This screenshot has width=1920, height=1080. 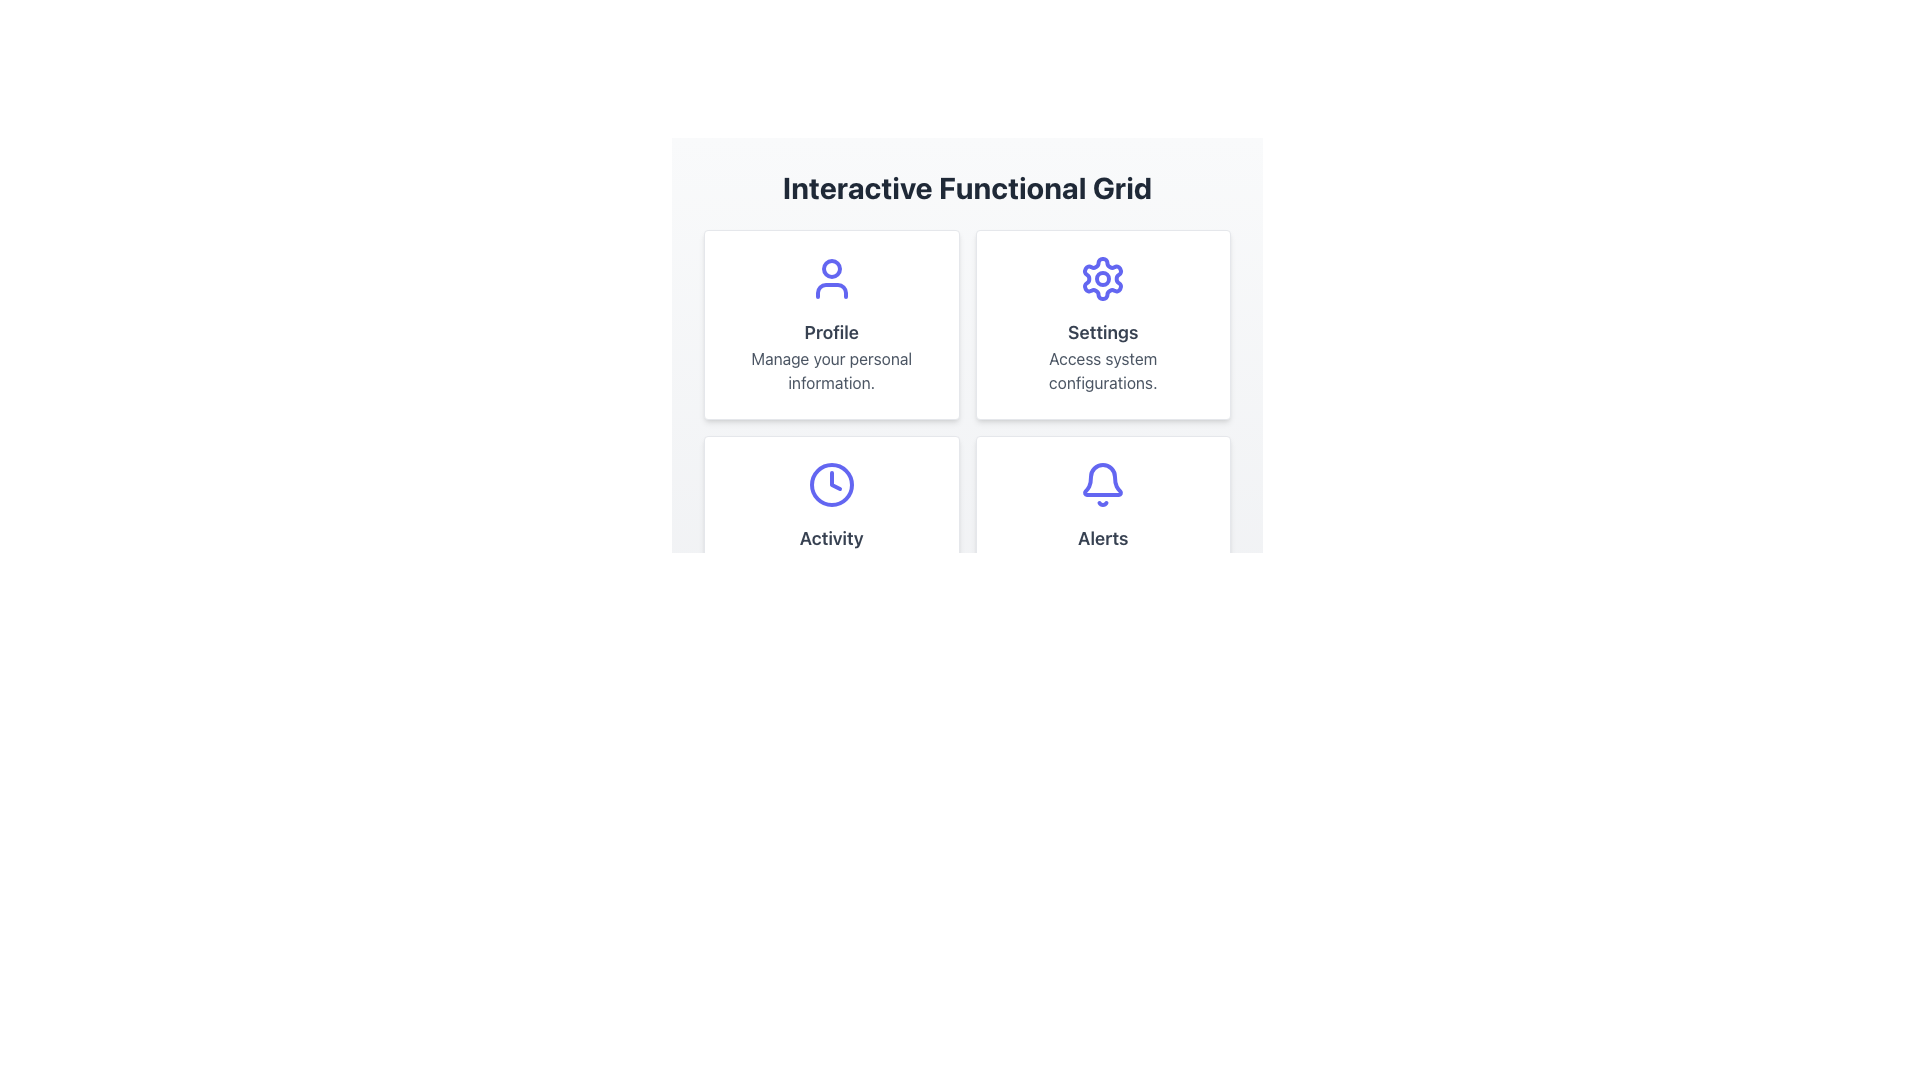 I want to click on the notification alerts icon located in the bottom-right segment of the 'Interactive Functional Grid', specifically in the 'Alerts' section, so click(x=1102, y=485).